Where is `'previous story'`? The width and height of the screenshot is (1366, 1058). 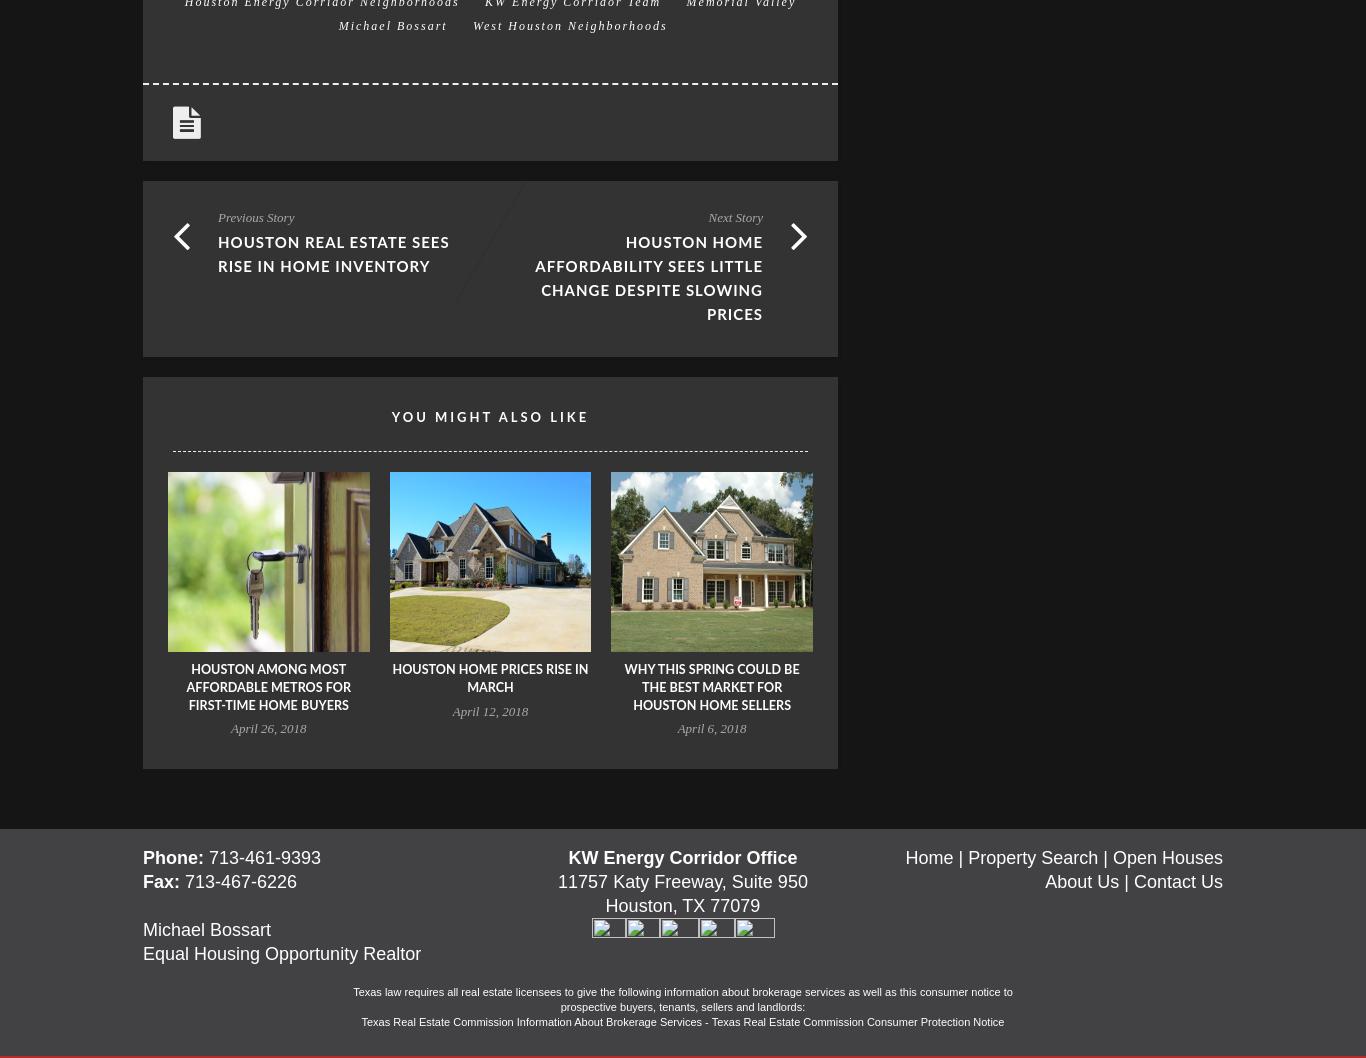
'previous story' is located at coordinates (255, 217).